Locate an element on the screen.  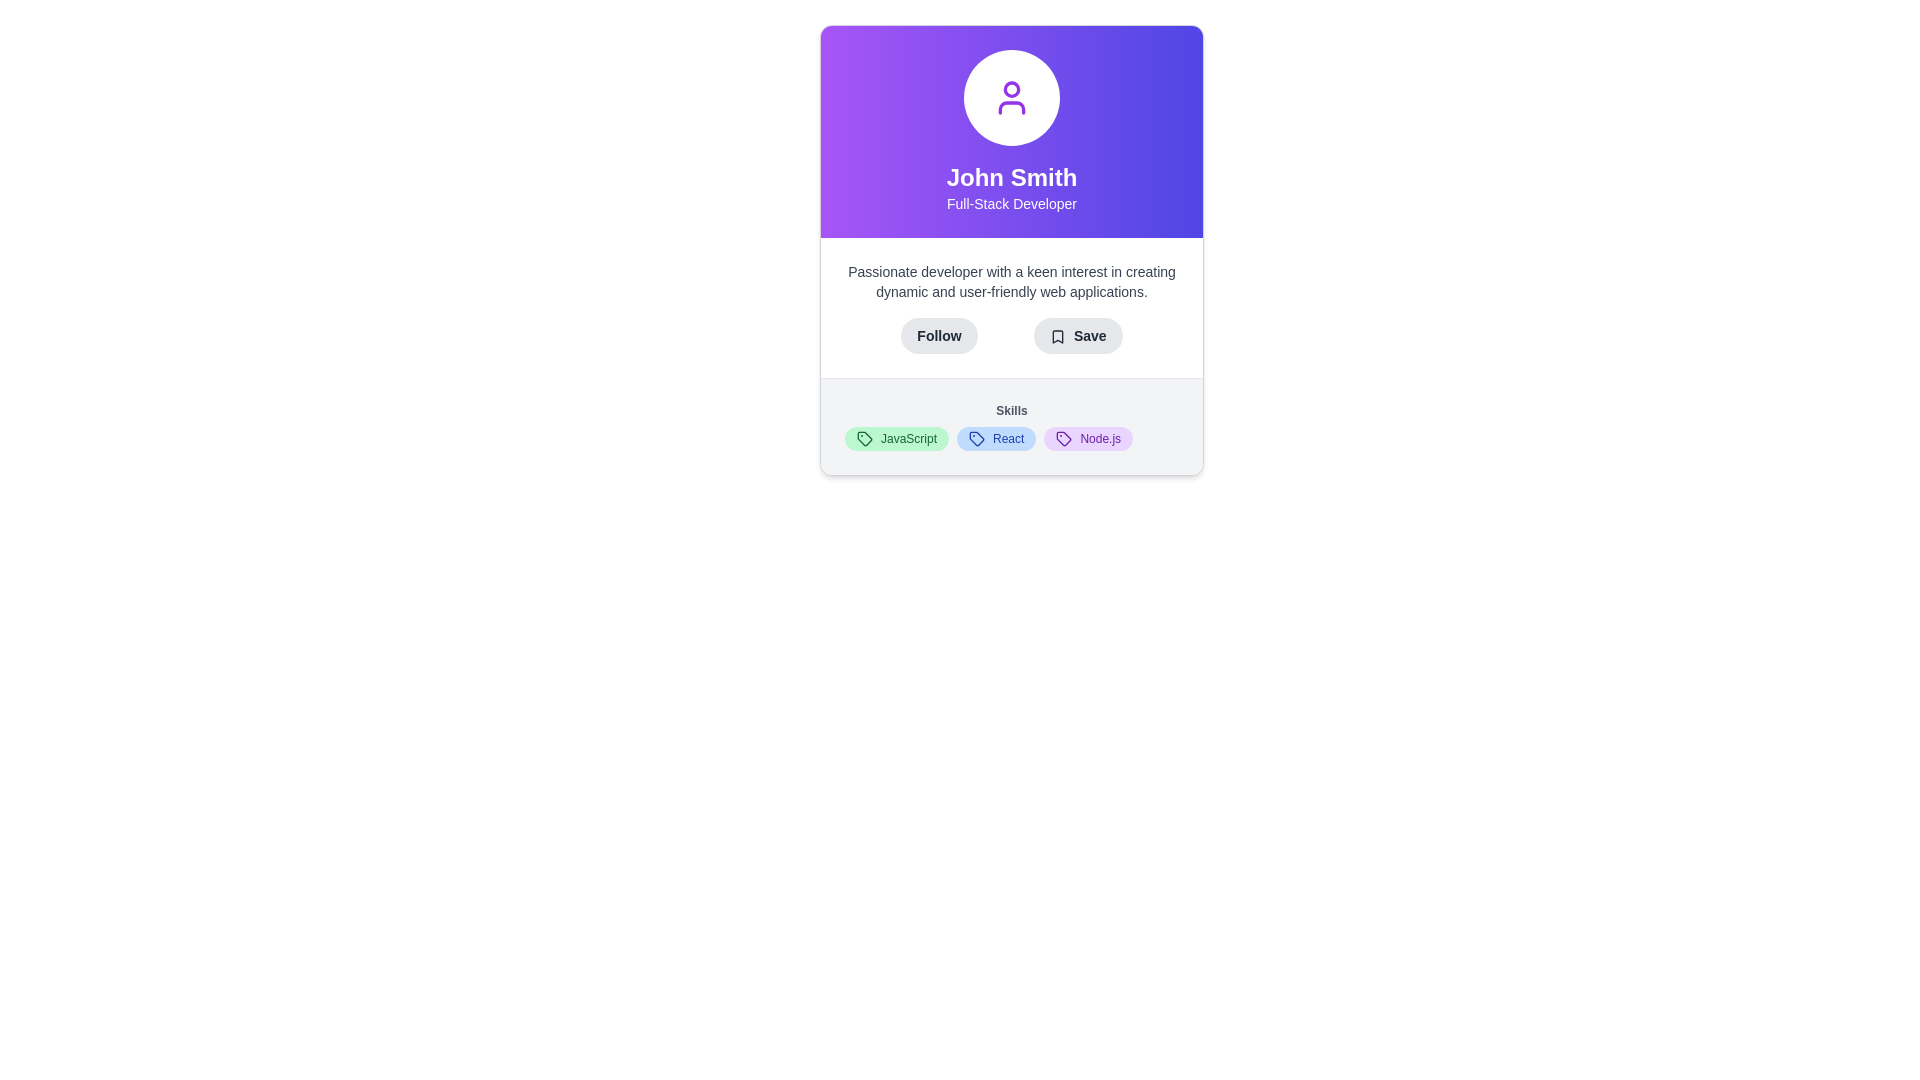
the decorative icon representing the 'JavaScript' skill, located at the bottom-left of the skill badge is located at coordinates (864, 438).